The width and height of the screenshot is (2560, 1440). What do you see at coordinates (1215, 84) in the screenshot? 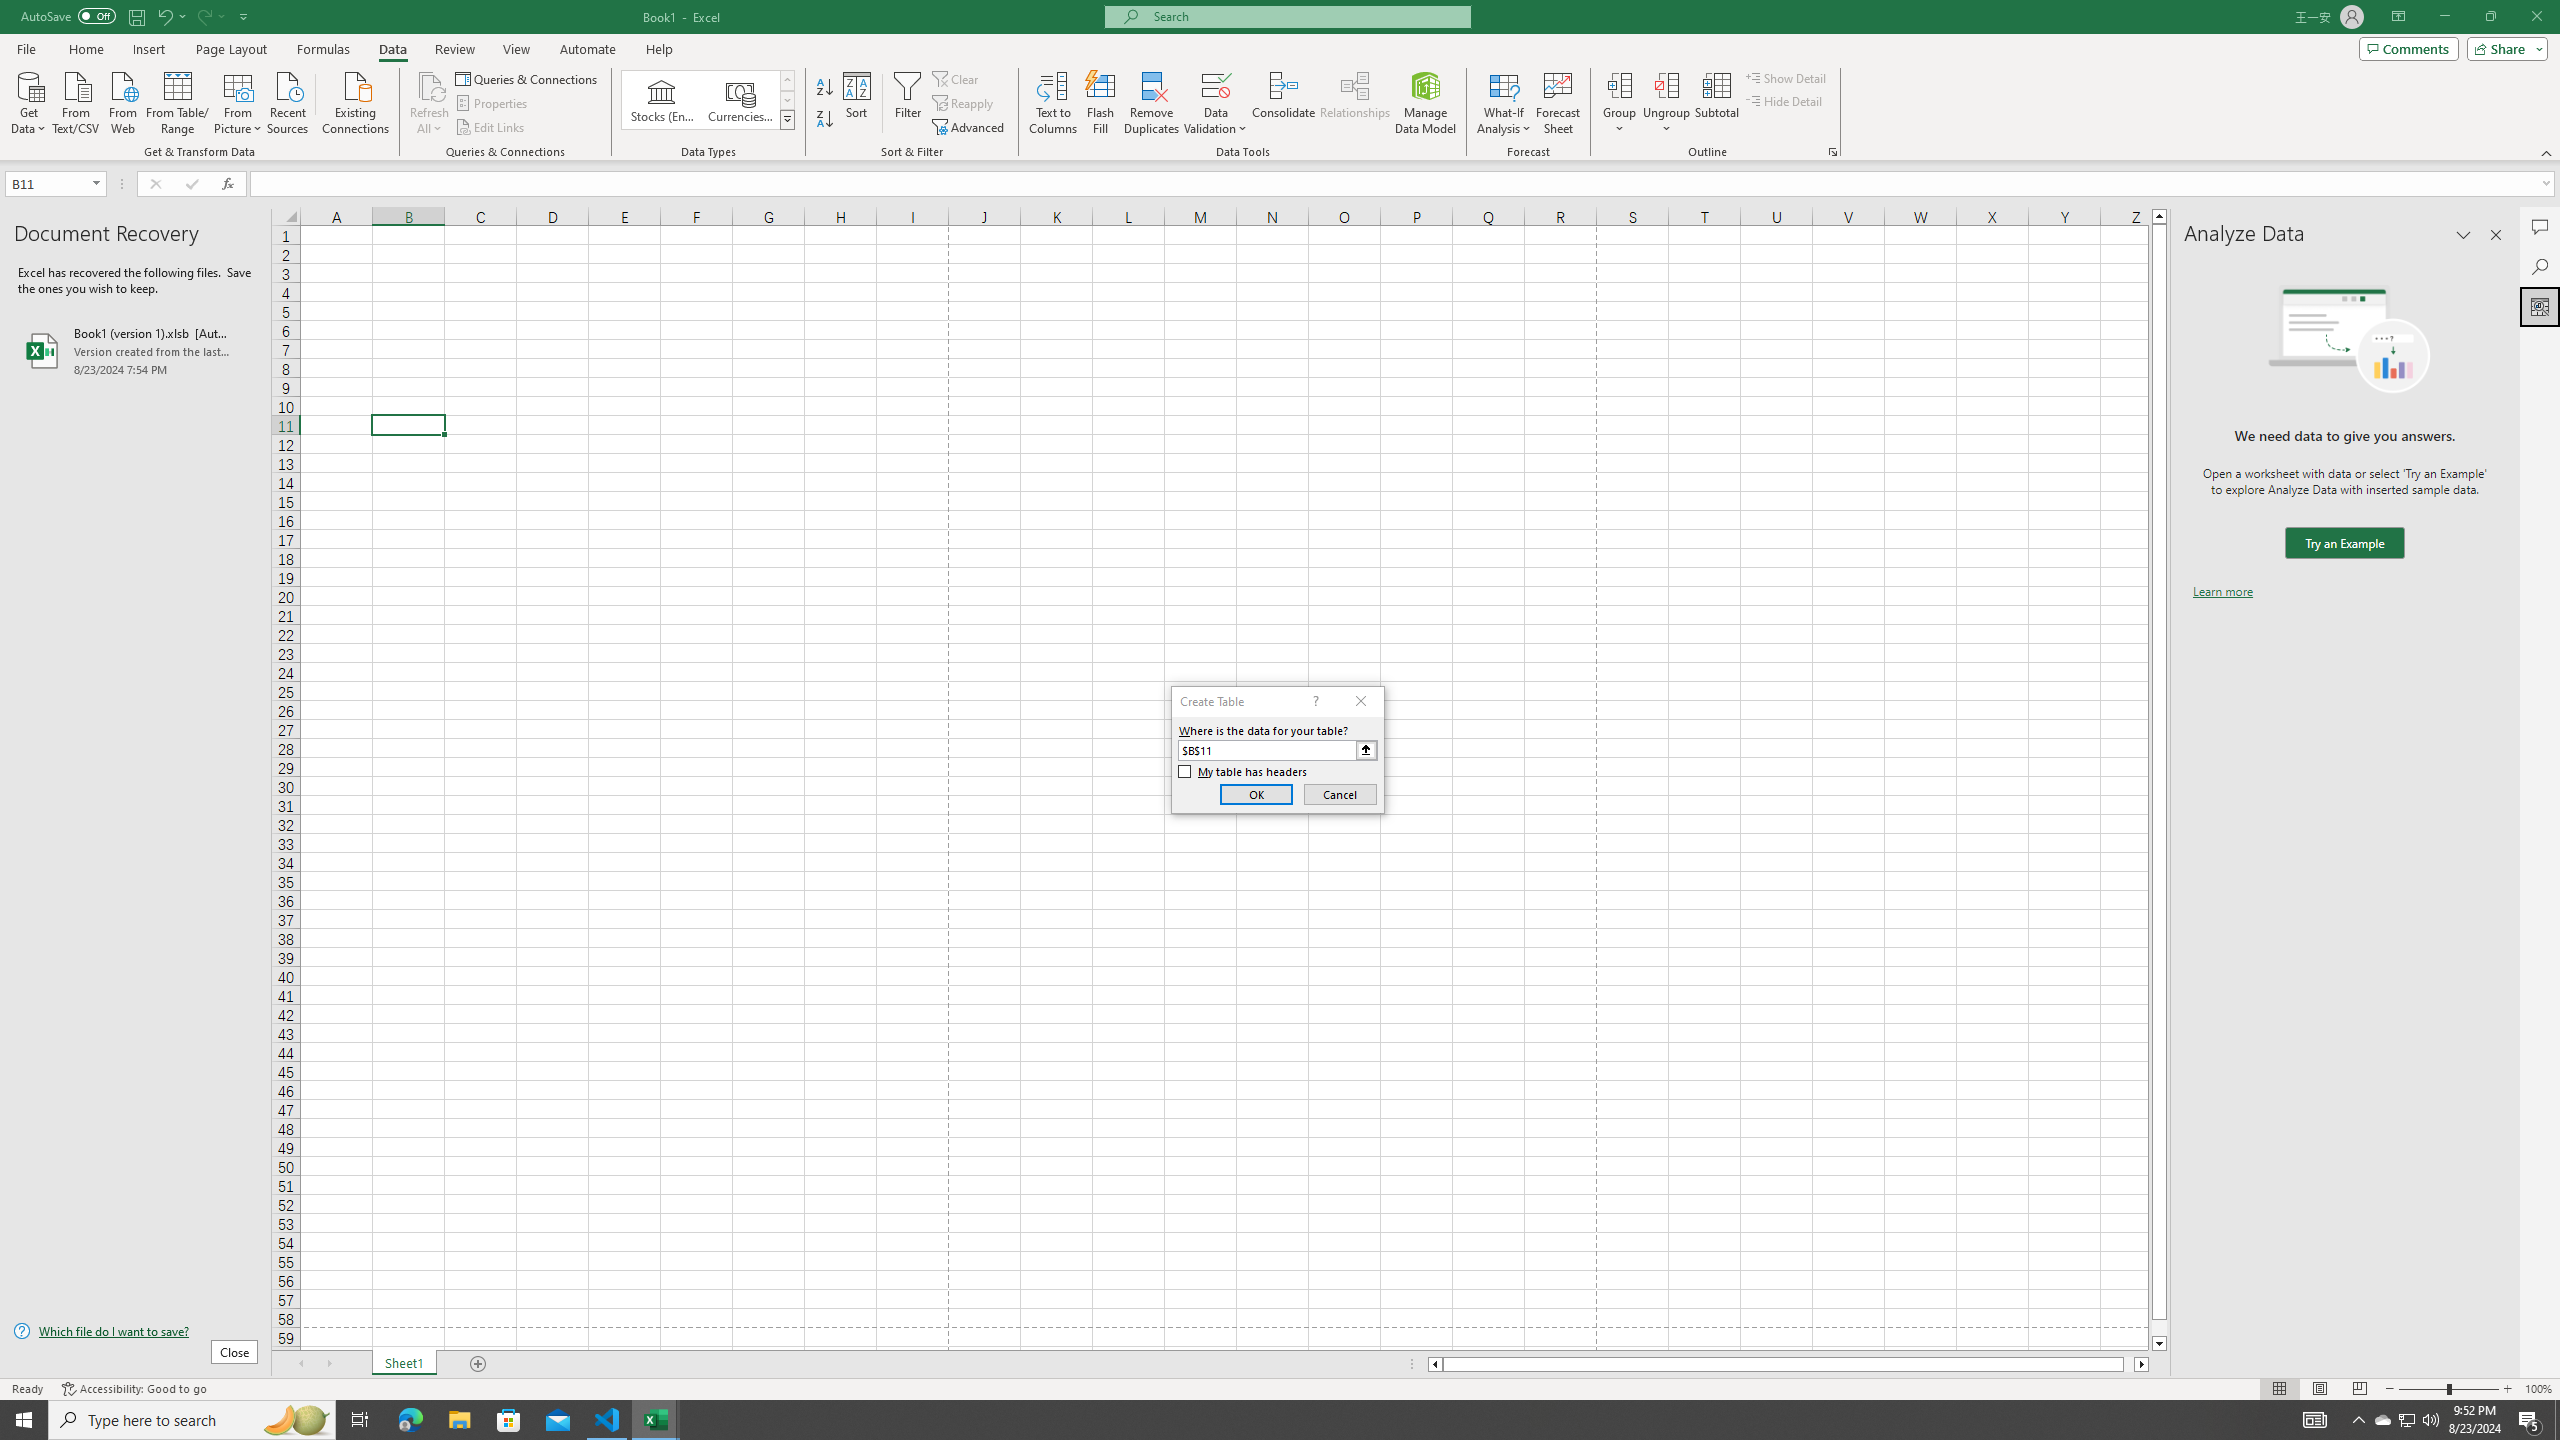
I see `'Data Validation...'` at bounding box center [1215, 84].